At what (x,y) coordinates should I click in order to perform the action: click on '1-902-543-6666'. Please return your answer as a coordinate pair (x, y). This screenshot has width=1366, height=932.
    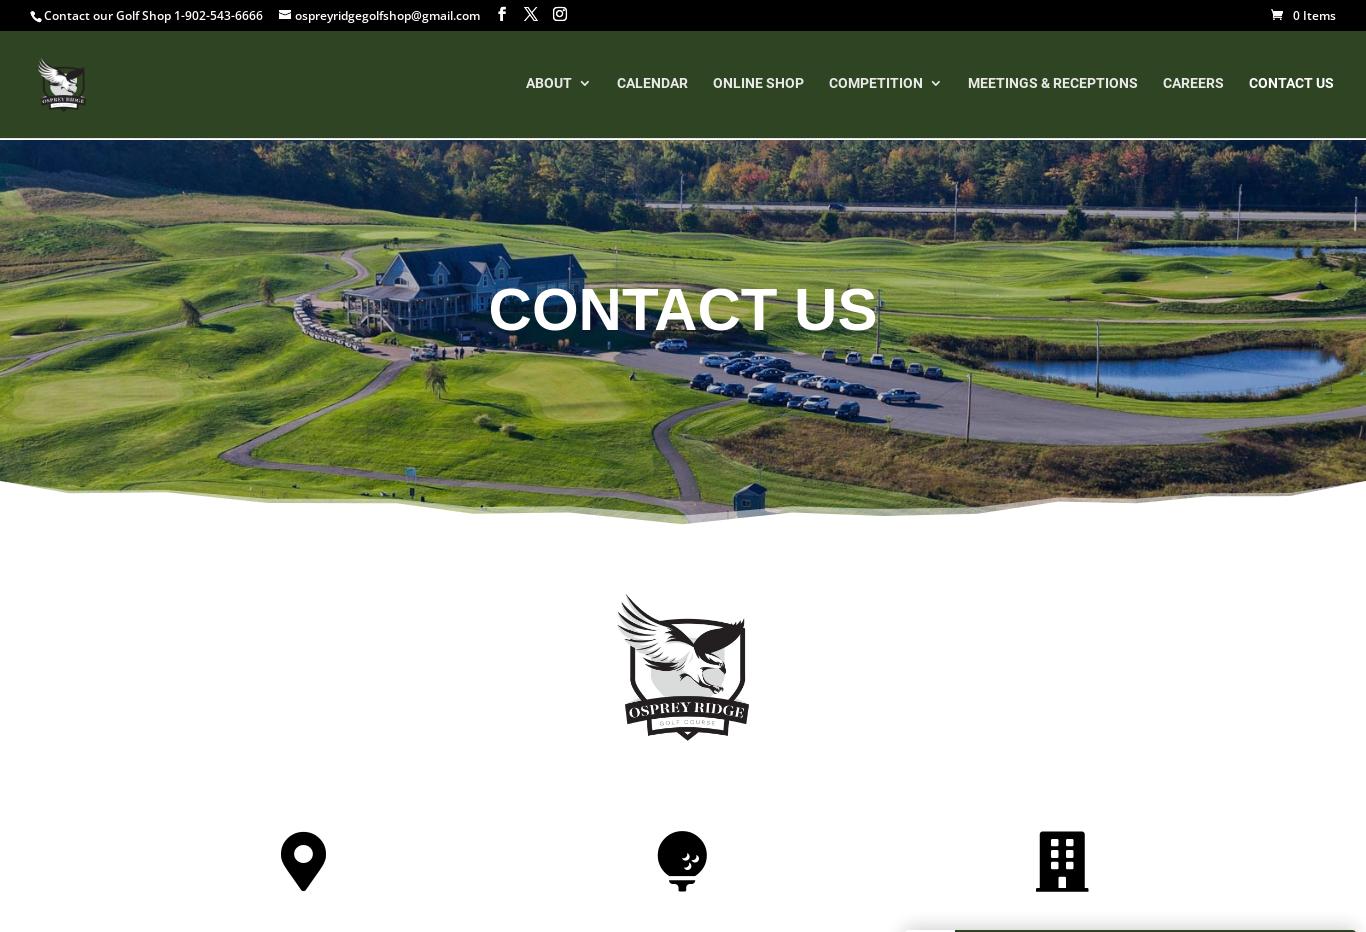
    Looking at the image, I should click on (217, 14).